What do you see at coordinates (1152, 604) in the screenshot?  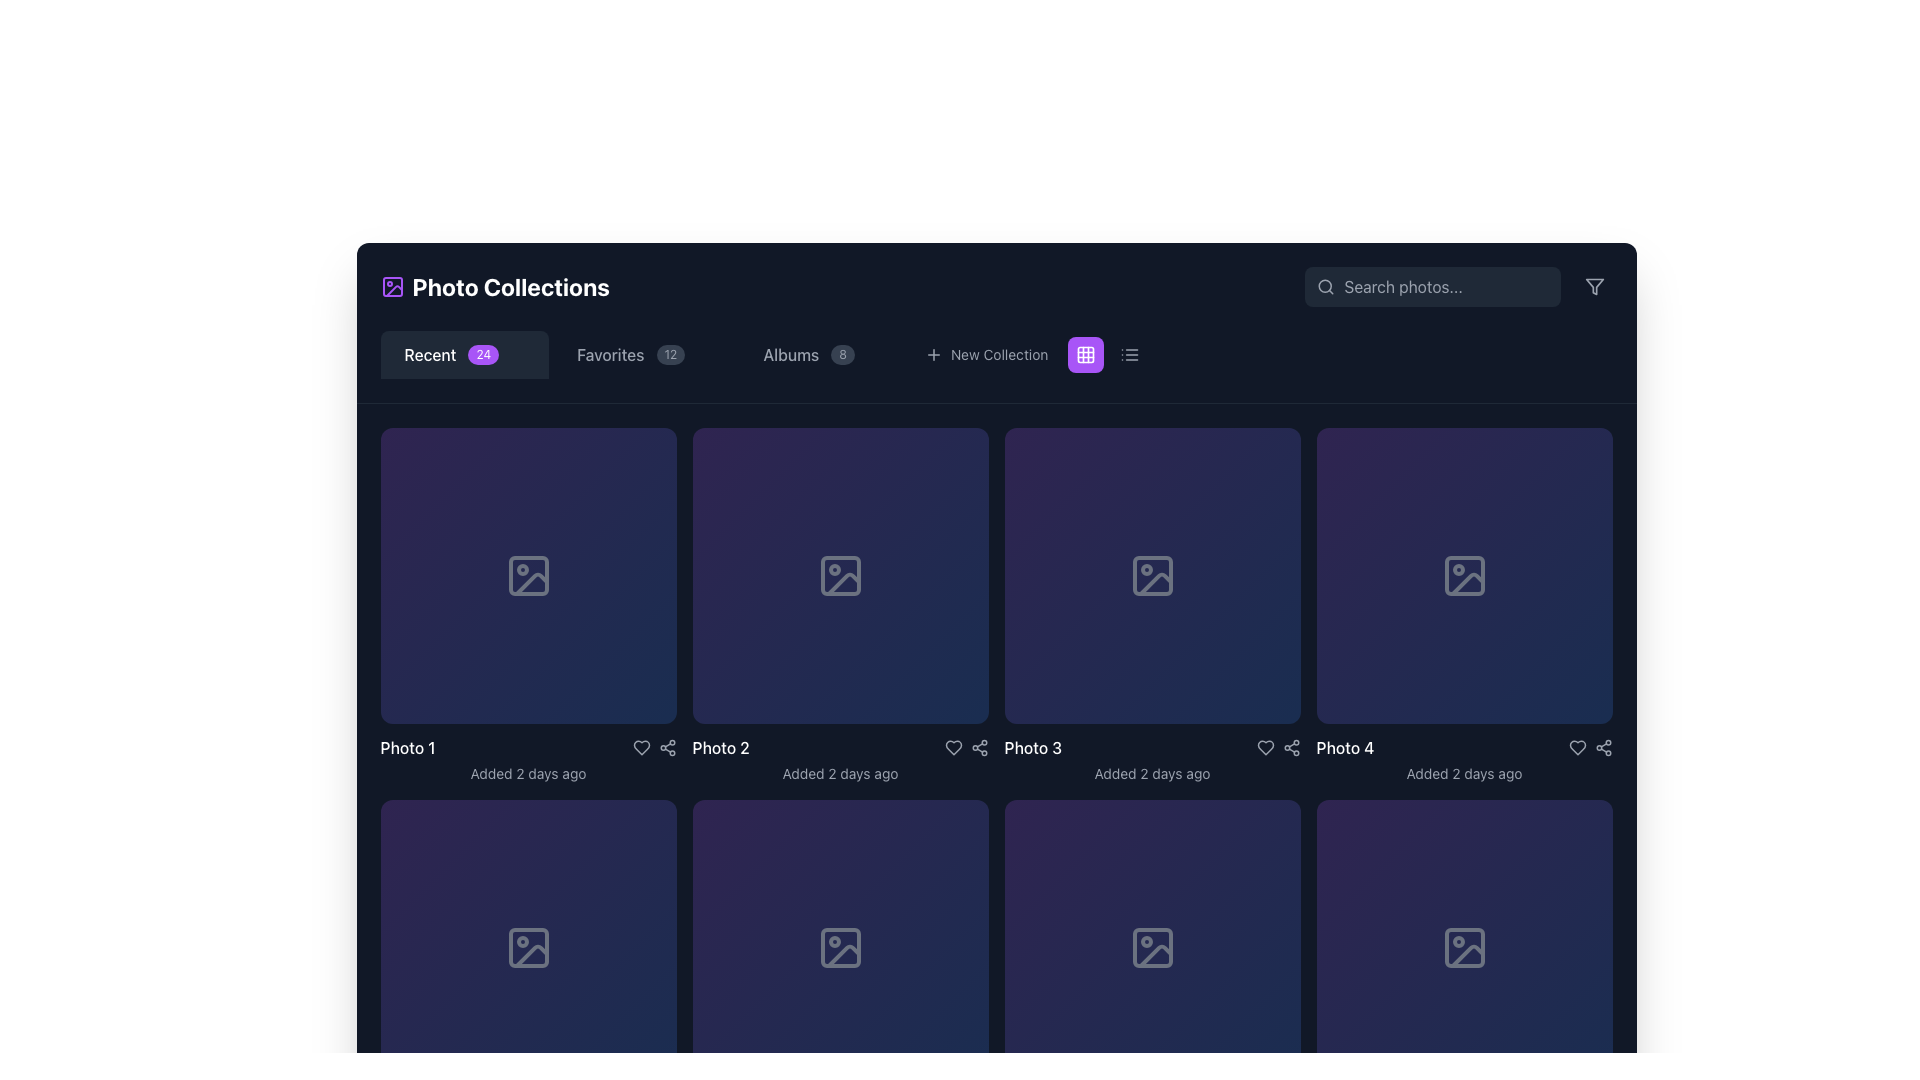 I see `the interactive photo tile labeled 'Photo 3', which features a gradient background and a picture icon` at bounding box center [1152, 604].